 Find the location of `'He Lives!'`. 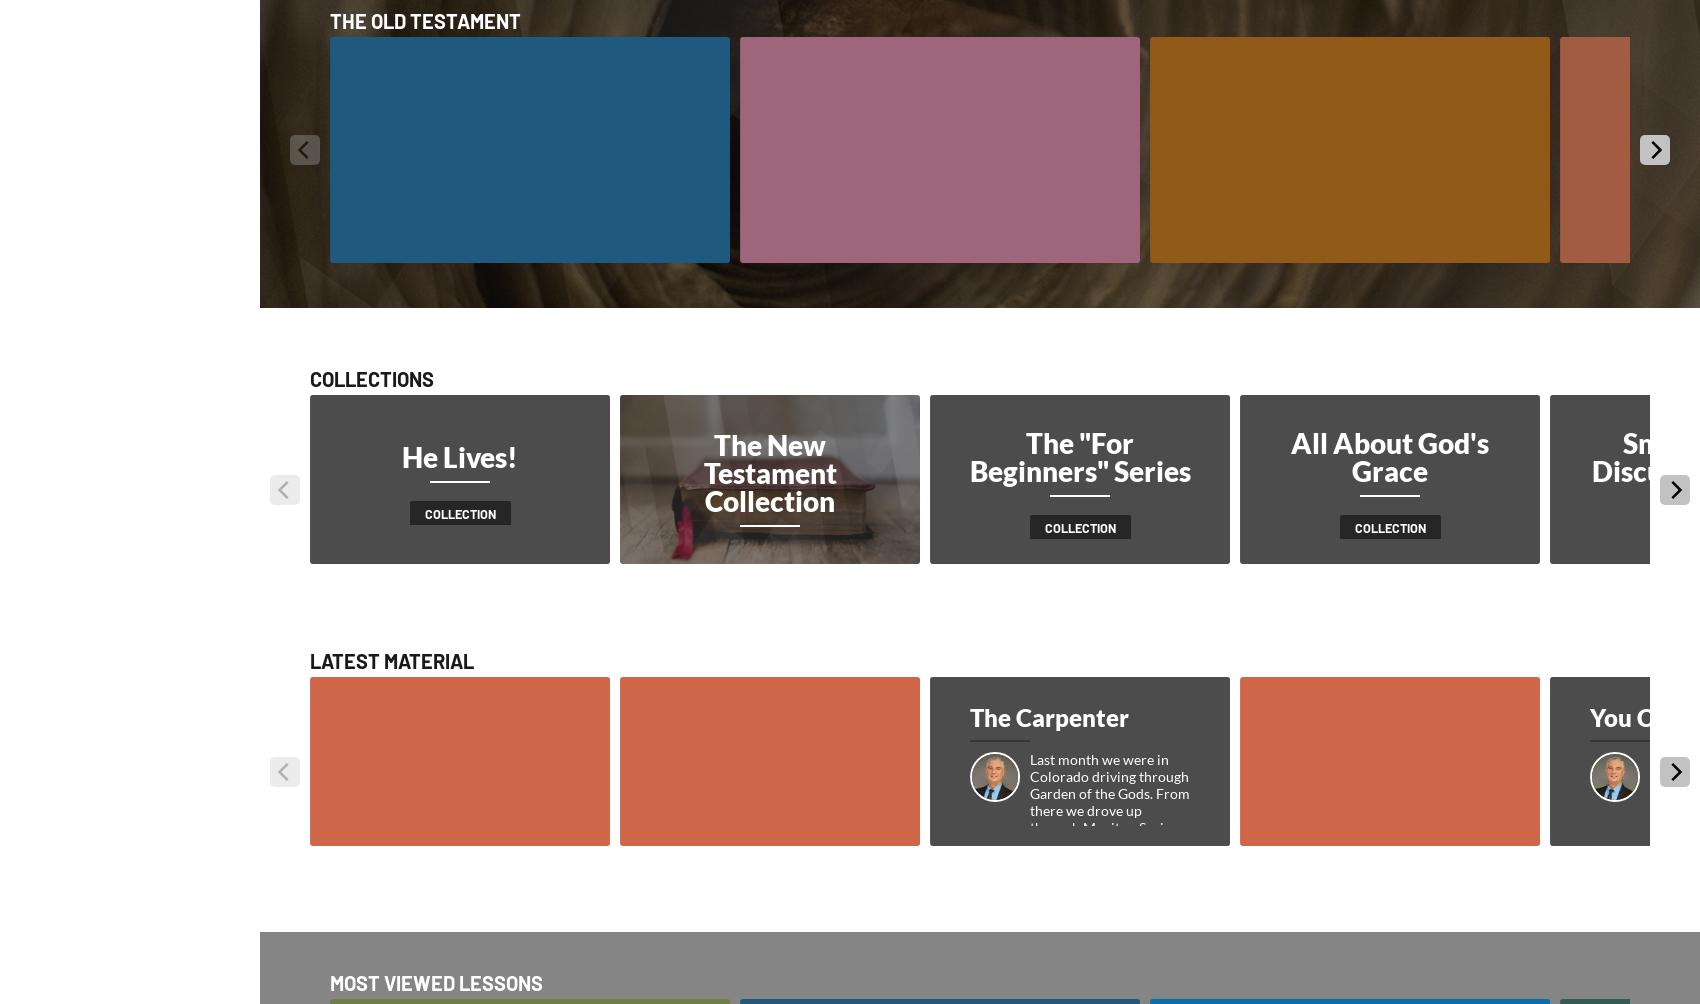

'He Lives!' is located at coordinates (401, 456).